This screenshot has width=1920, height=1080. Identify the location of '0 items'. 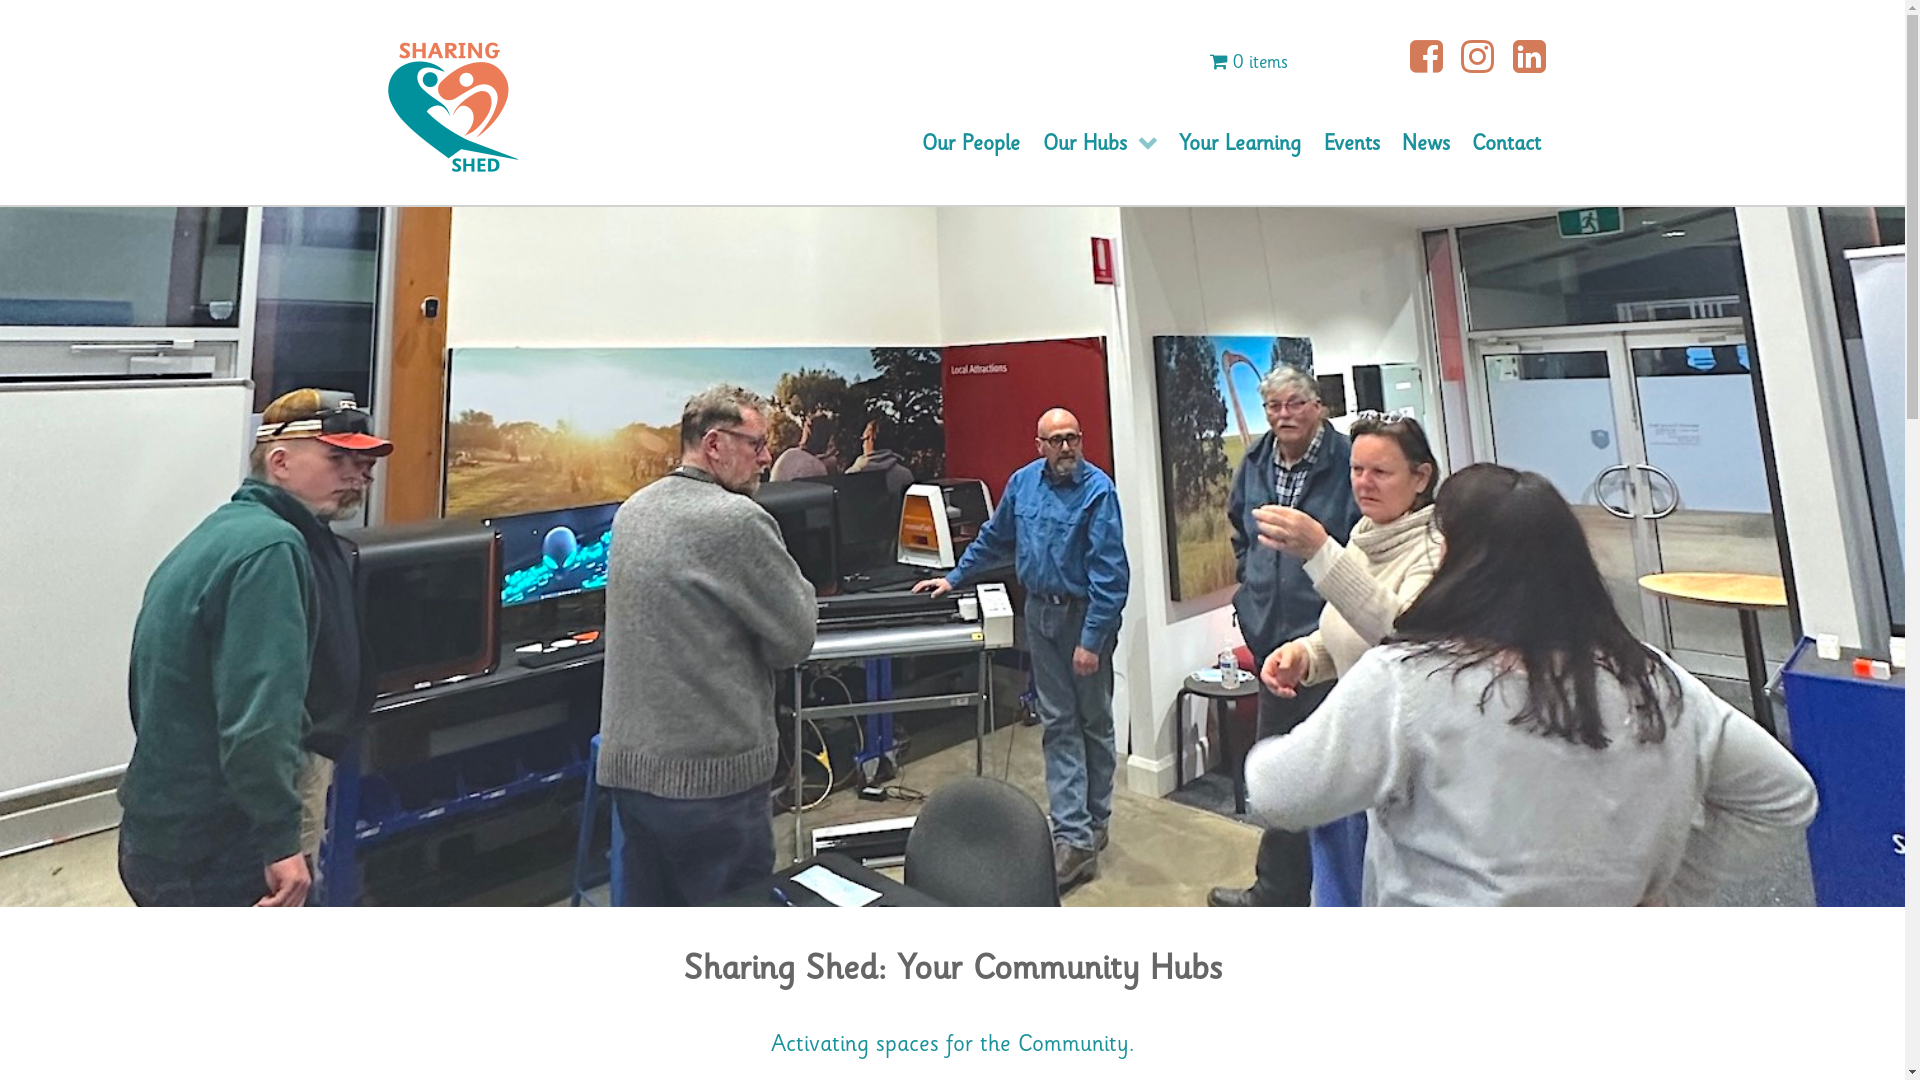
(1247, 61).